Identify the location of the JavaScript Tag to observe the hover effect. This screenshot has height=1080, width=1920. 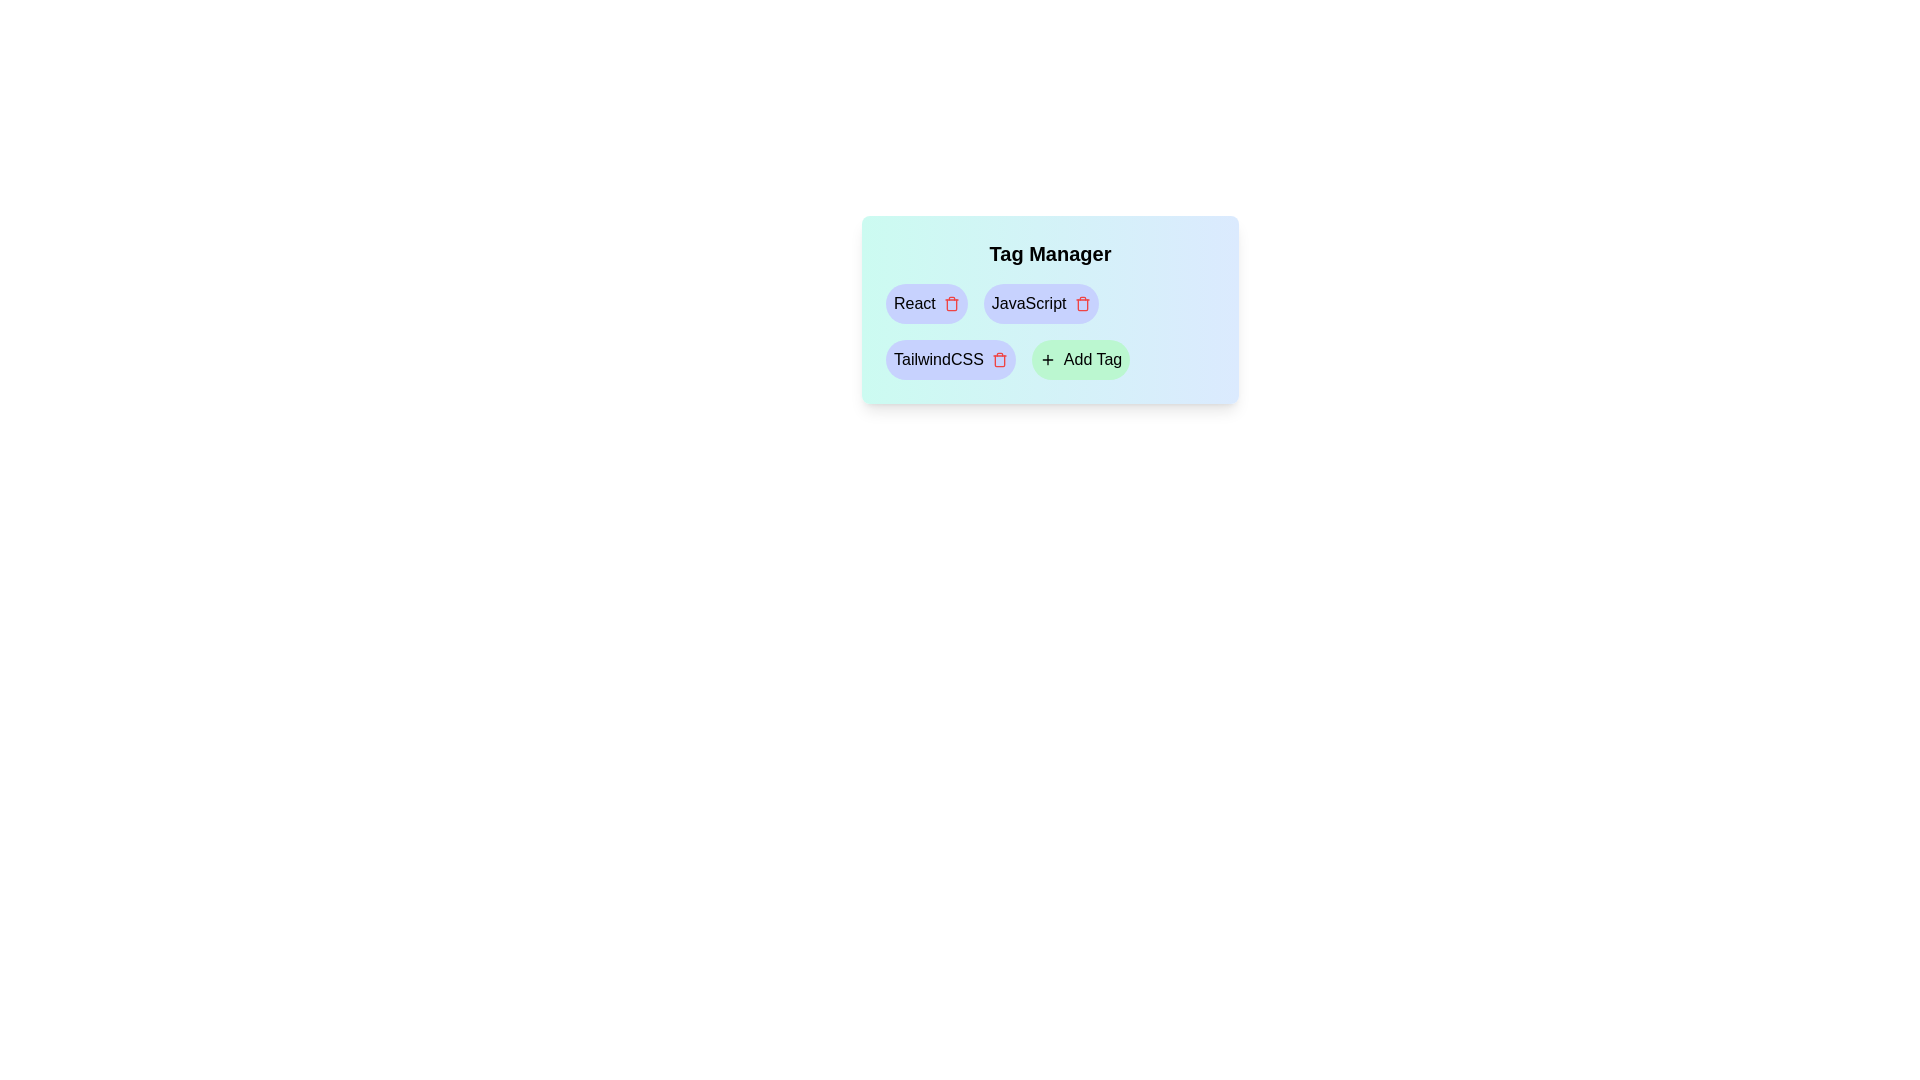
(1040, 304).